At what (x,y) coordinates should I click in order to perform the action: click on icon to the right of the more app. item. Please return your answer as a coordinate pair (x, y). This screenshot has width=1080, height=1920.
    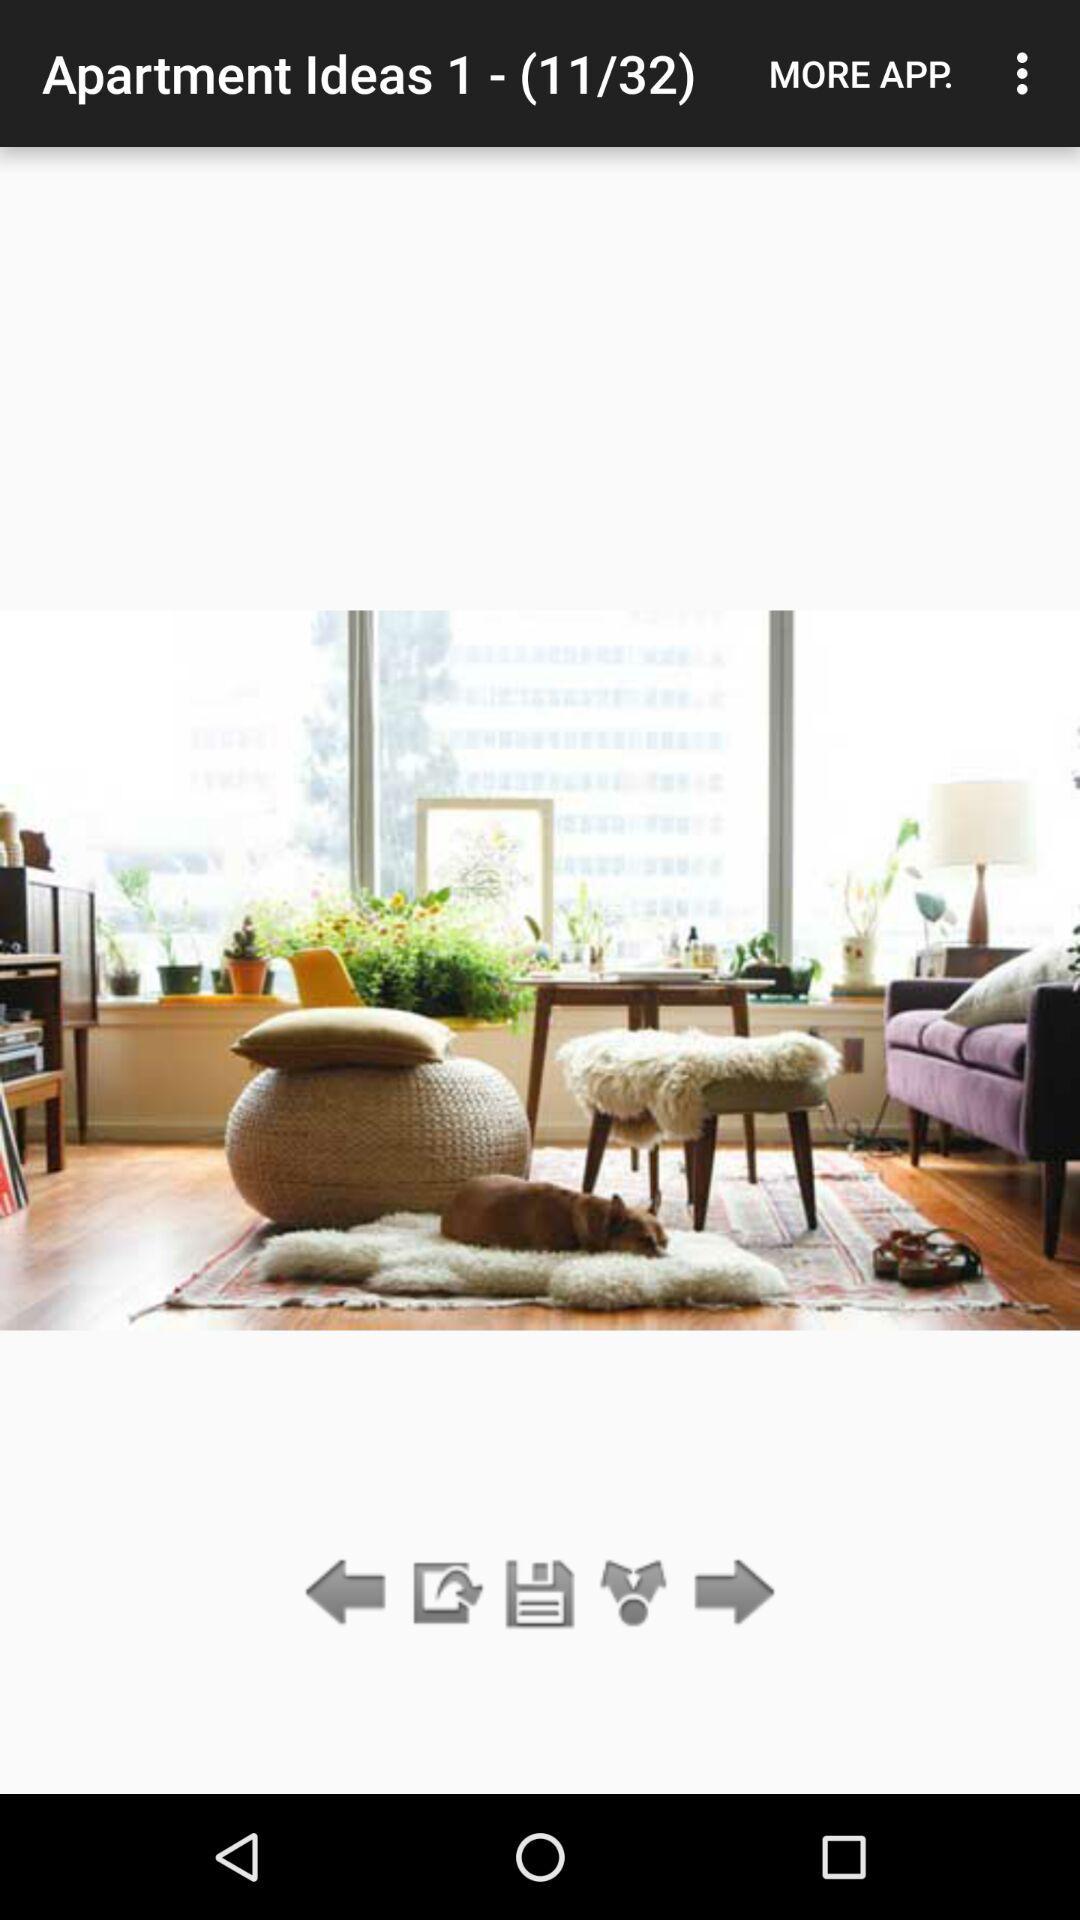
    Looking at the image, I should click on (1027, 73).